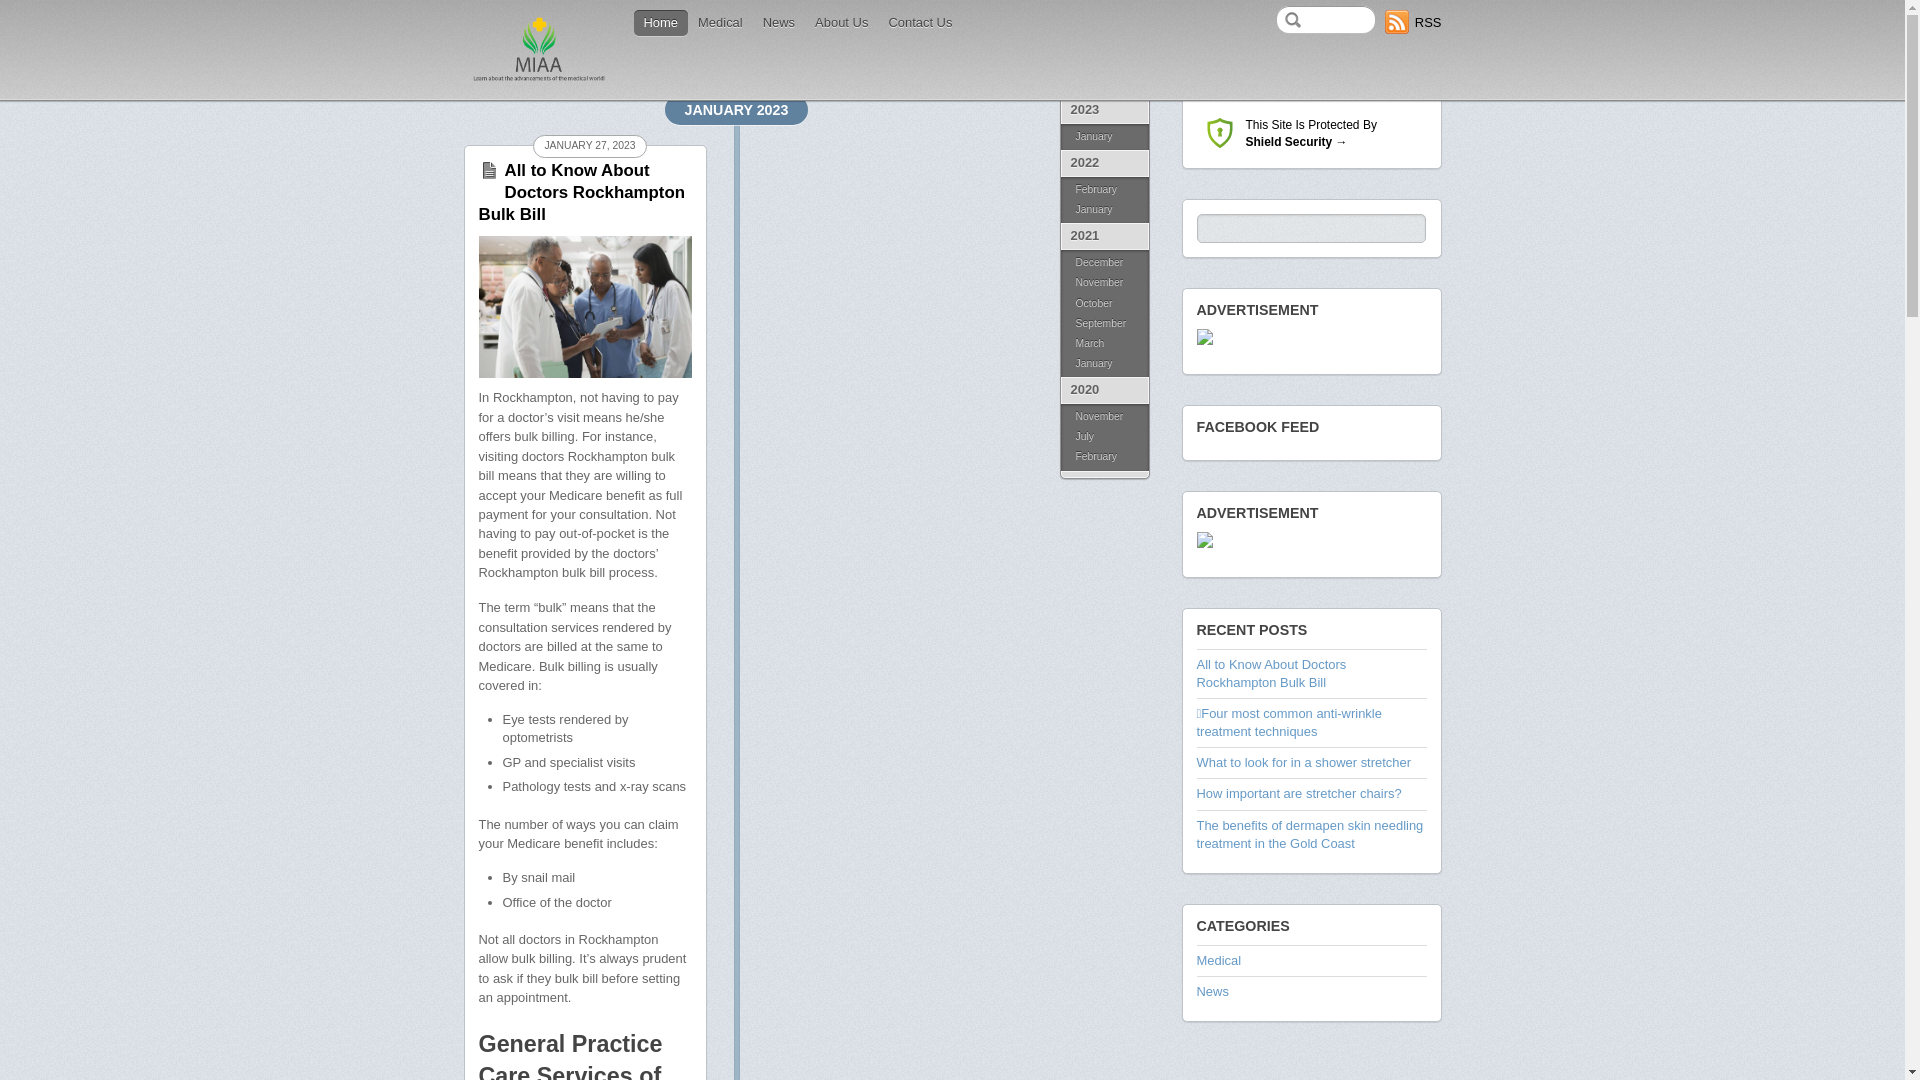 The image size is (1920, 1080). What do you see at coordinates (1275, 19) in the screenshot?
I see `'Search'` at bounding box center [1275, 19].